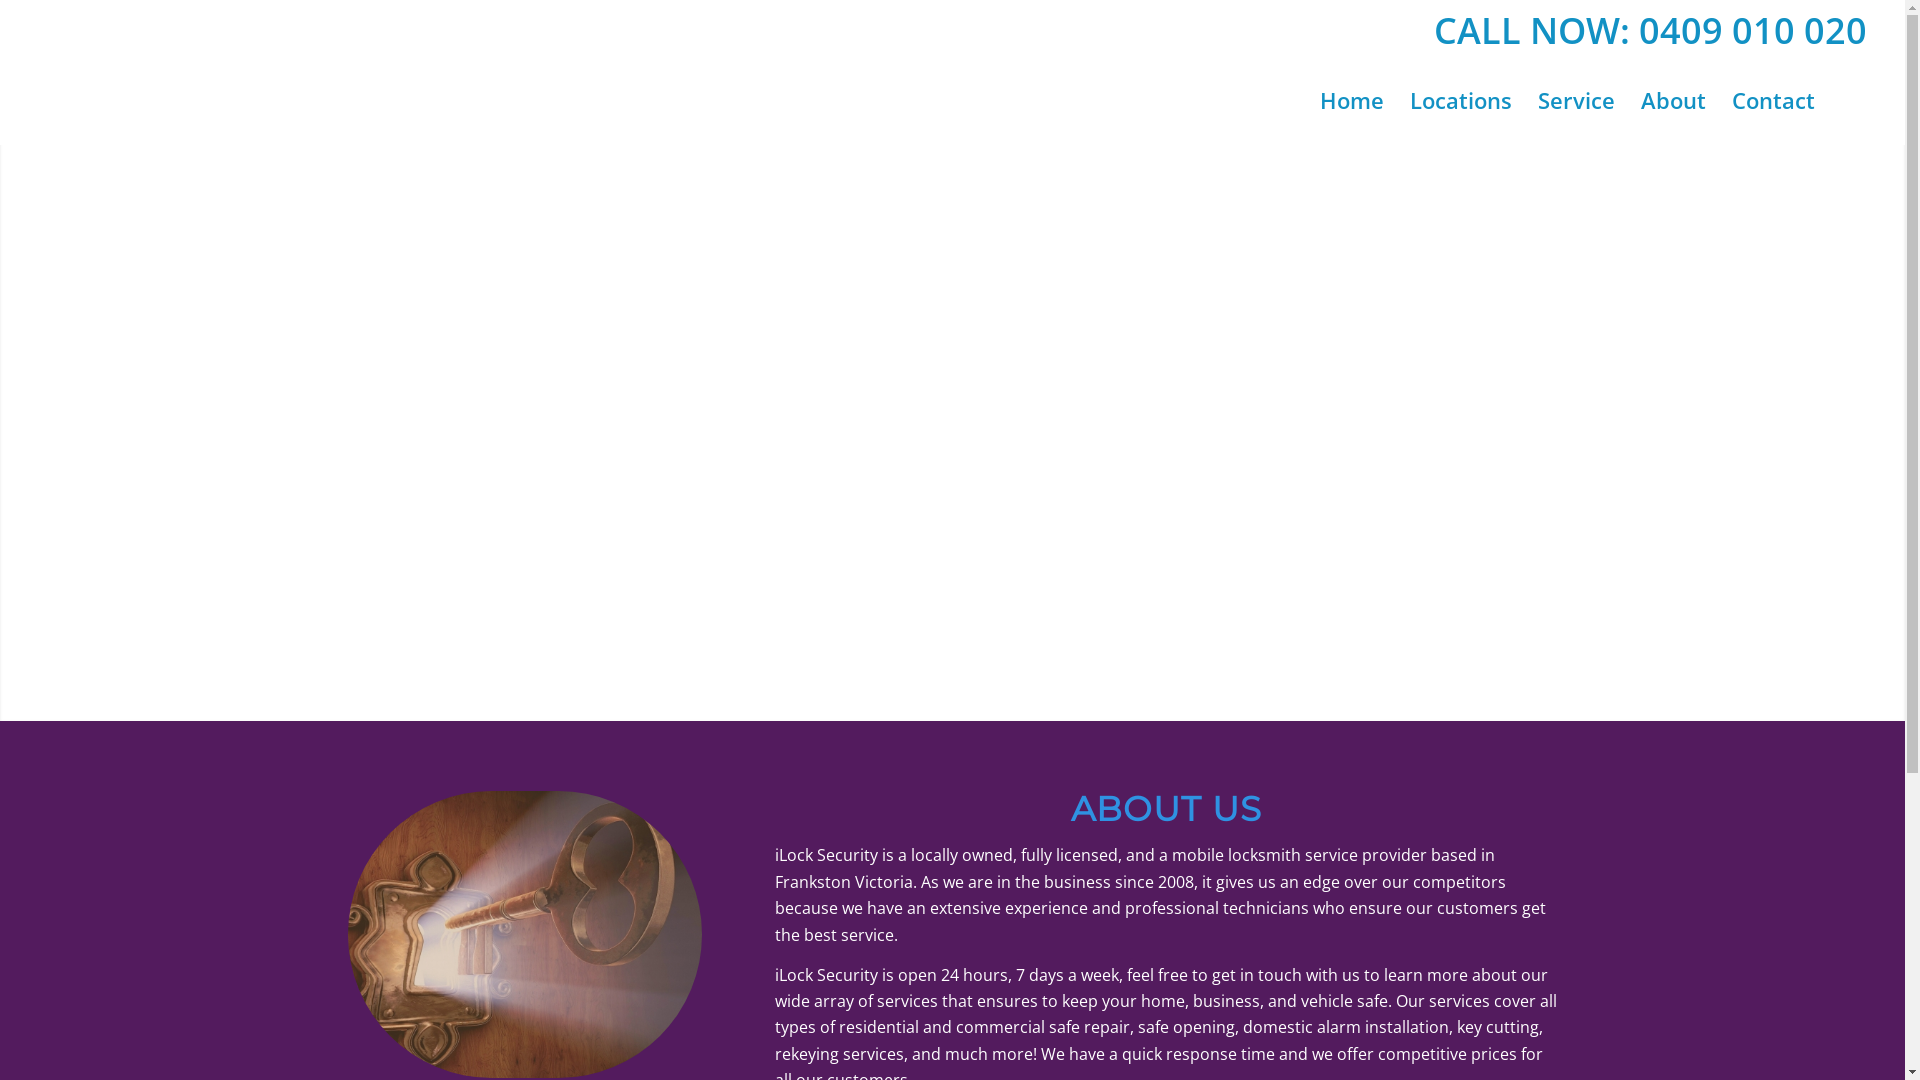  Describe the element at coordinates (1460, 100) in the screenshot. I see `'Locations'` at that location.